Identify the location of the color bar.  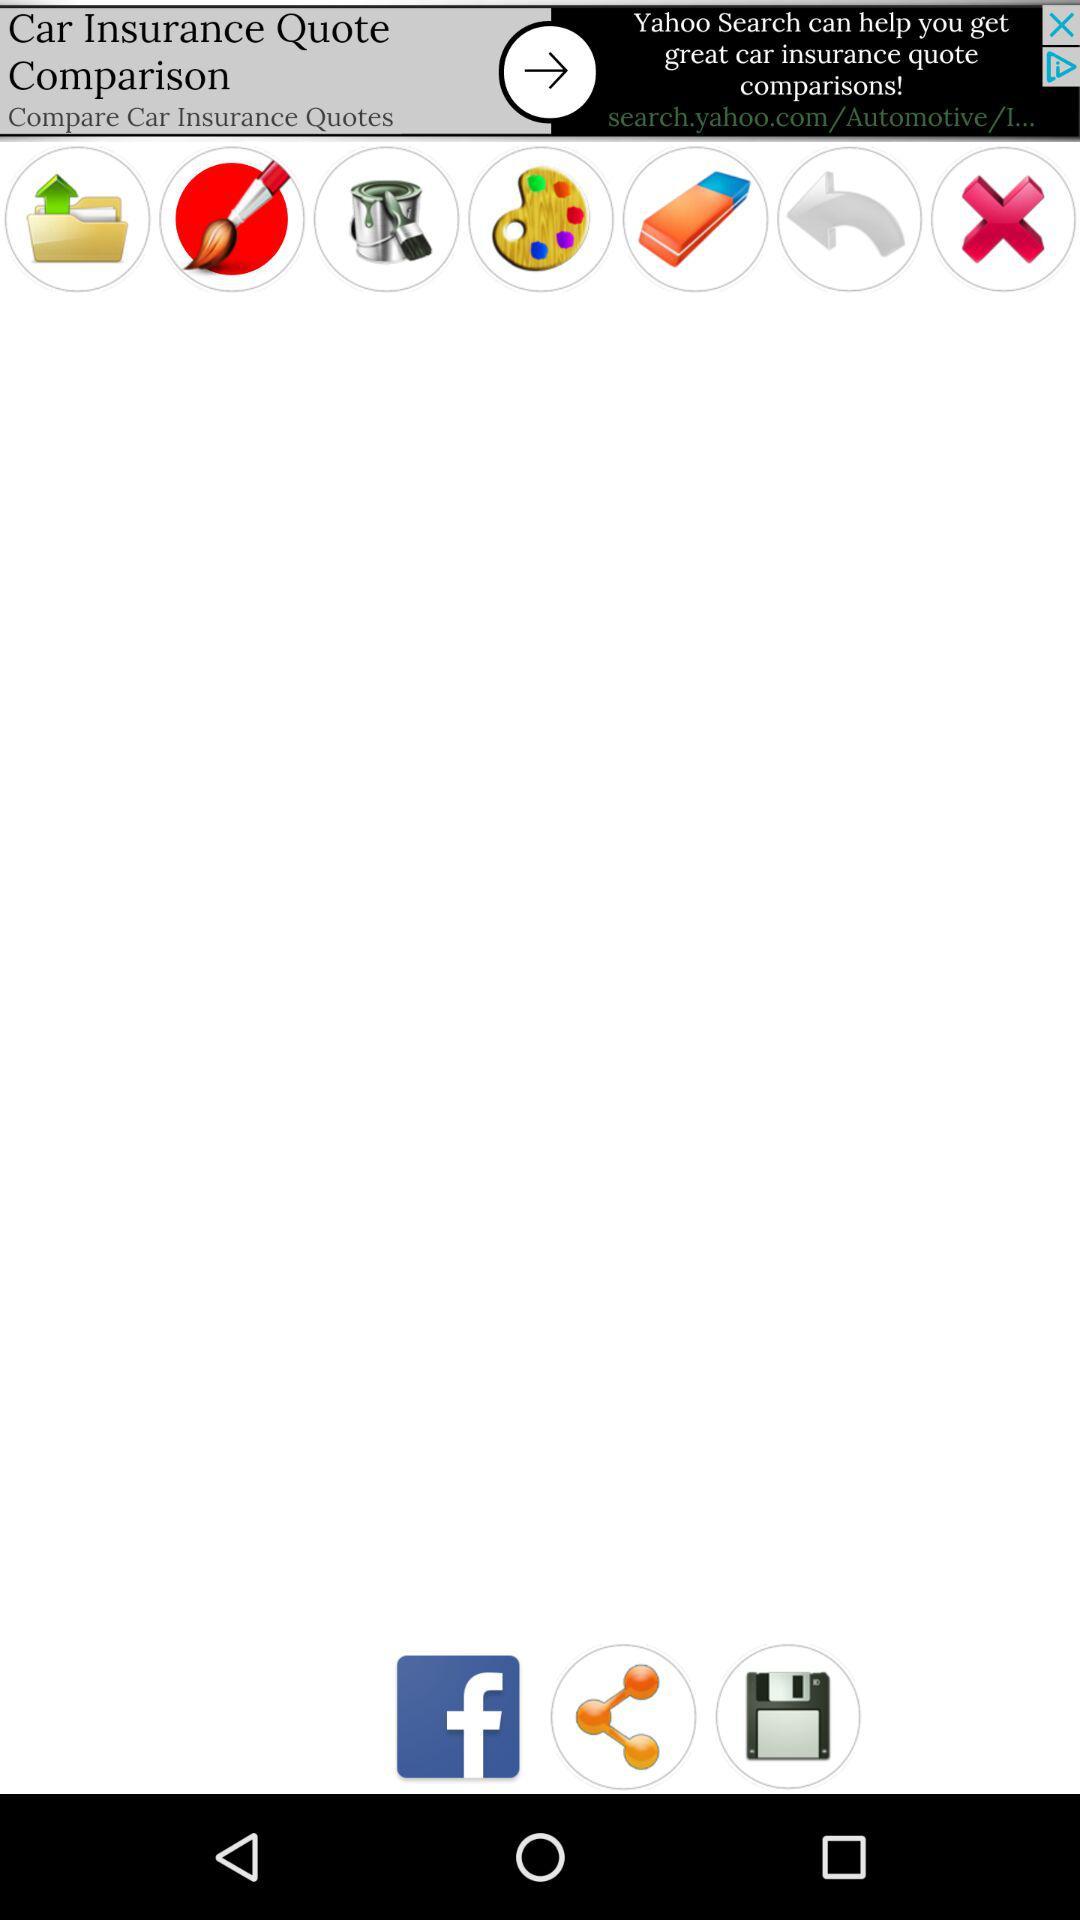
(540, 219).